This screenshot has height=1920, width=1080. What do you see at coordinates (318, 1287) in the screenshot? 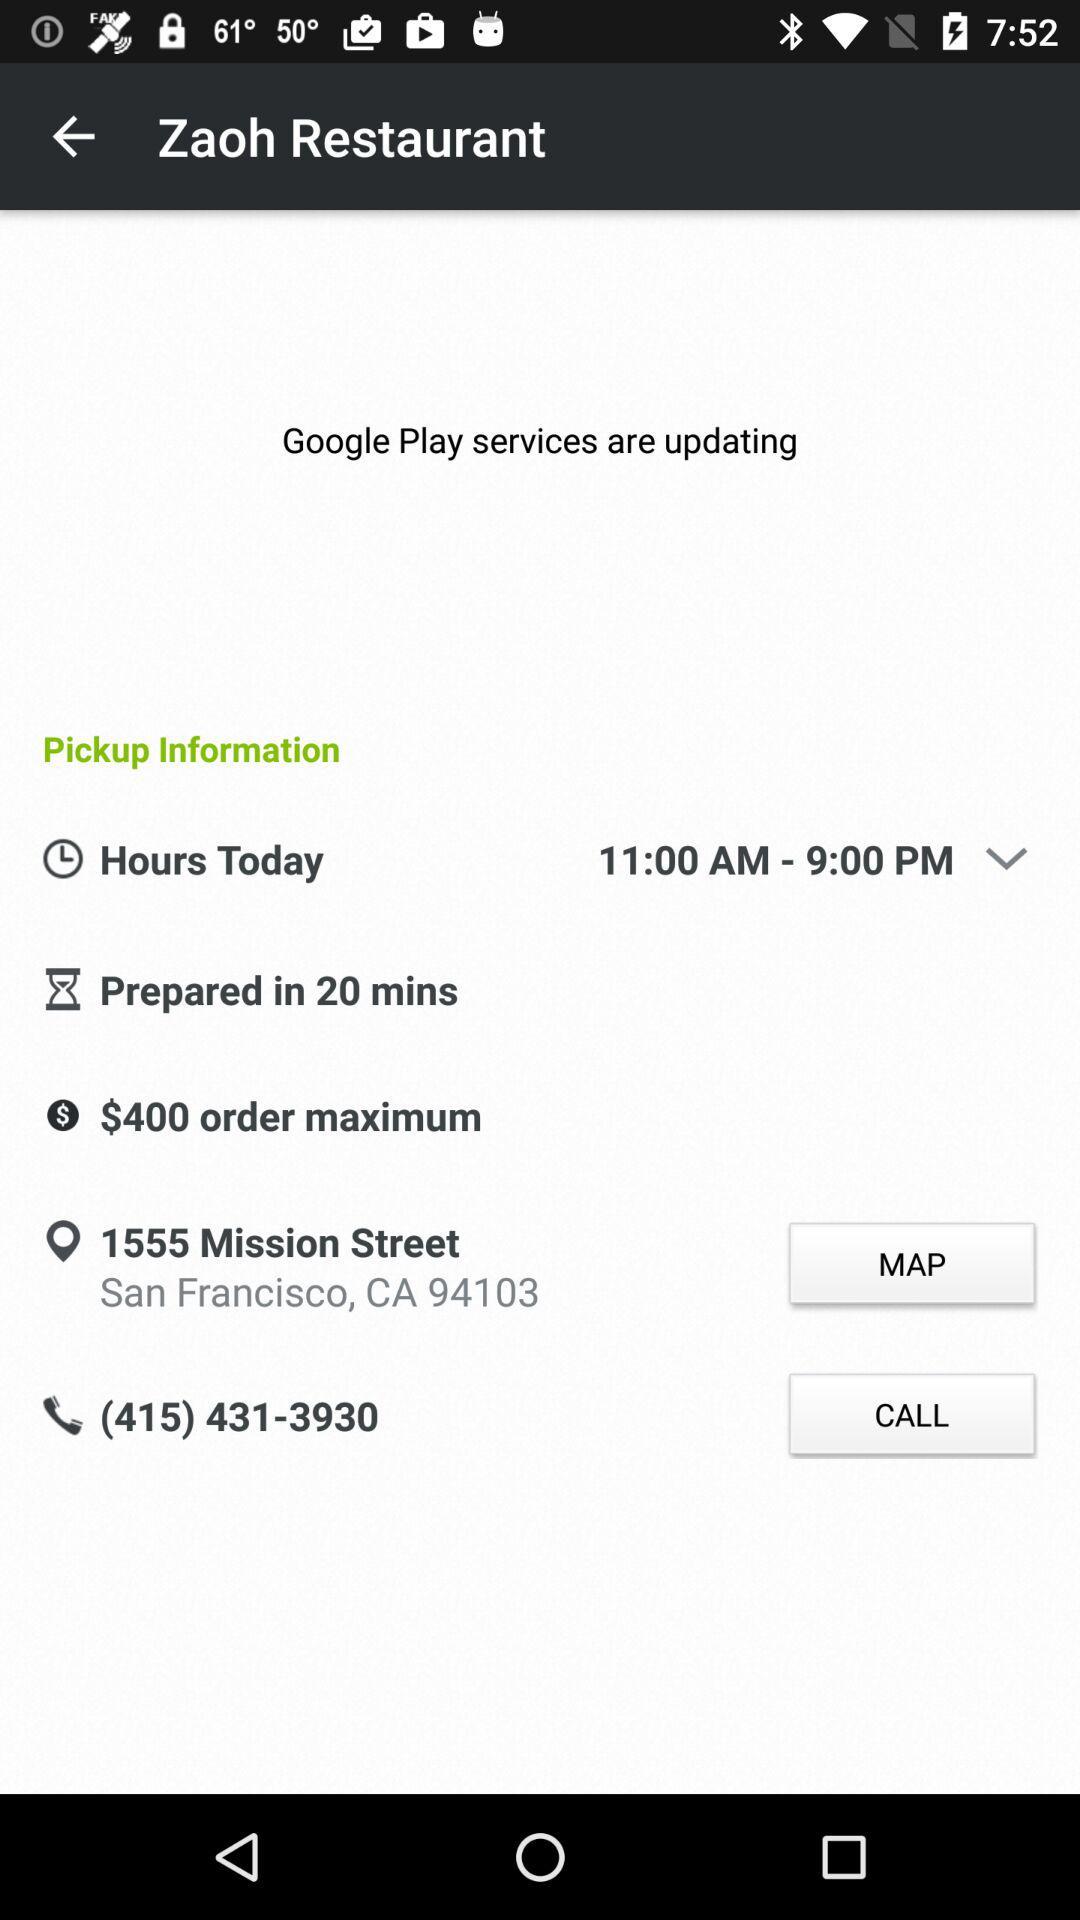
I see `the item below $400 order maximum item` at bounding box center [318, 1287].